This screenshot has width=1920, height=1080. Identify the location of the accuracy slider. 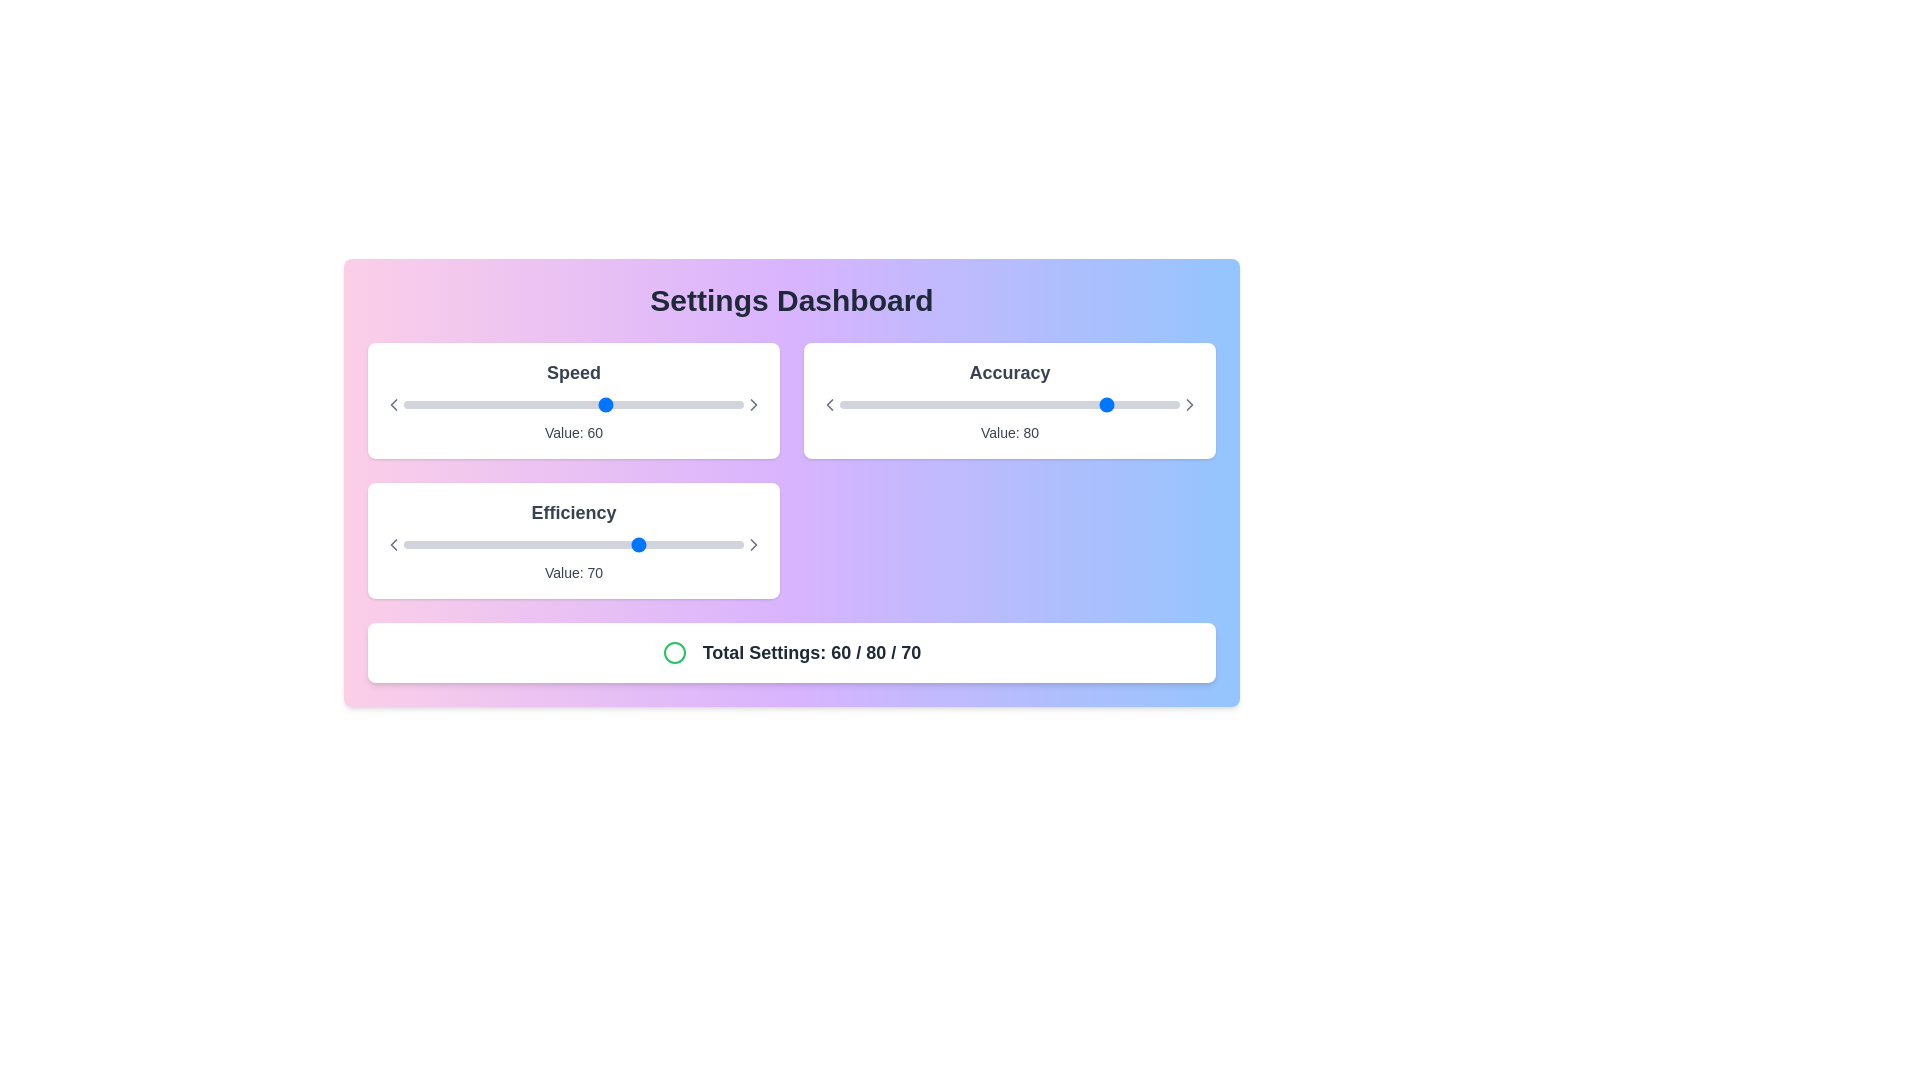
(1009, 405).